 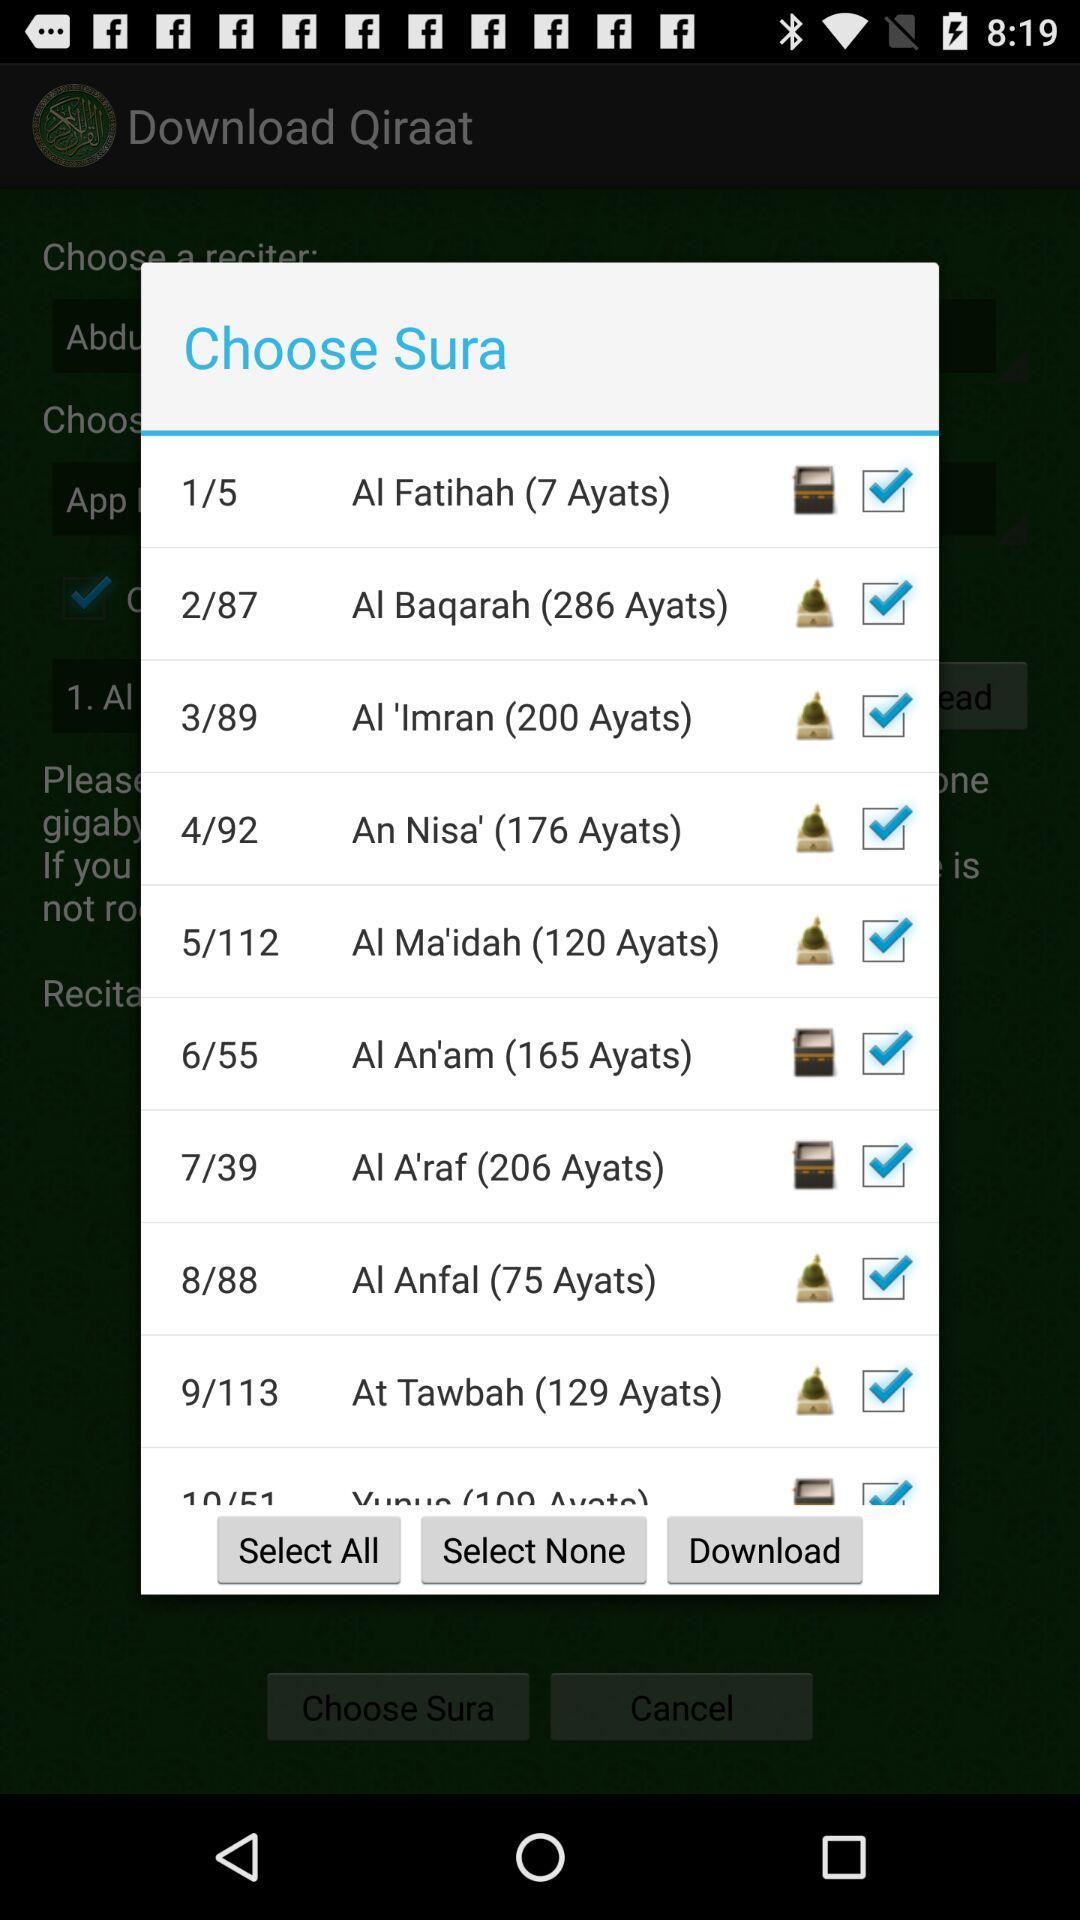 What do you see at coordinates (882, 1483) in the screenshot?
I see `button above download button` at bounding box center [882, 1483].